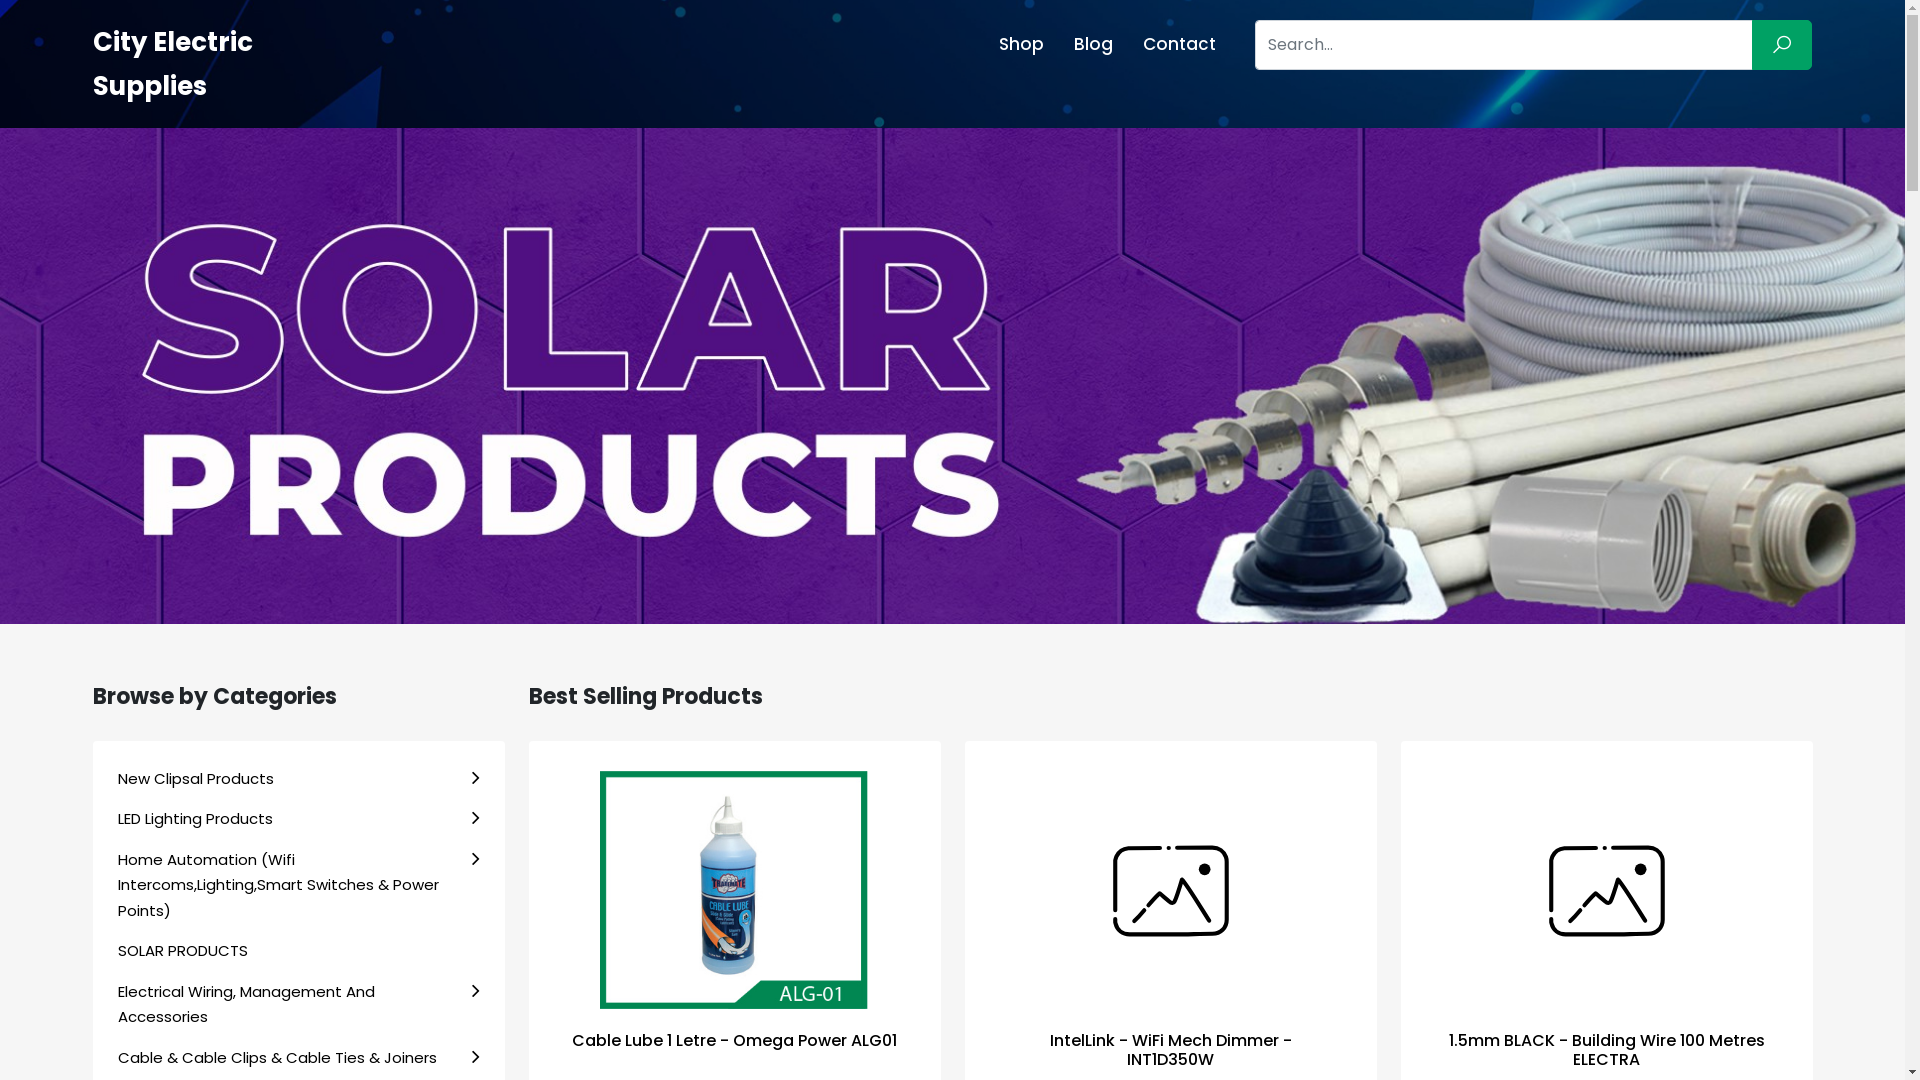  I want to click on 'City Electric Supplies', so click(90, 63).